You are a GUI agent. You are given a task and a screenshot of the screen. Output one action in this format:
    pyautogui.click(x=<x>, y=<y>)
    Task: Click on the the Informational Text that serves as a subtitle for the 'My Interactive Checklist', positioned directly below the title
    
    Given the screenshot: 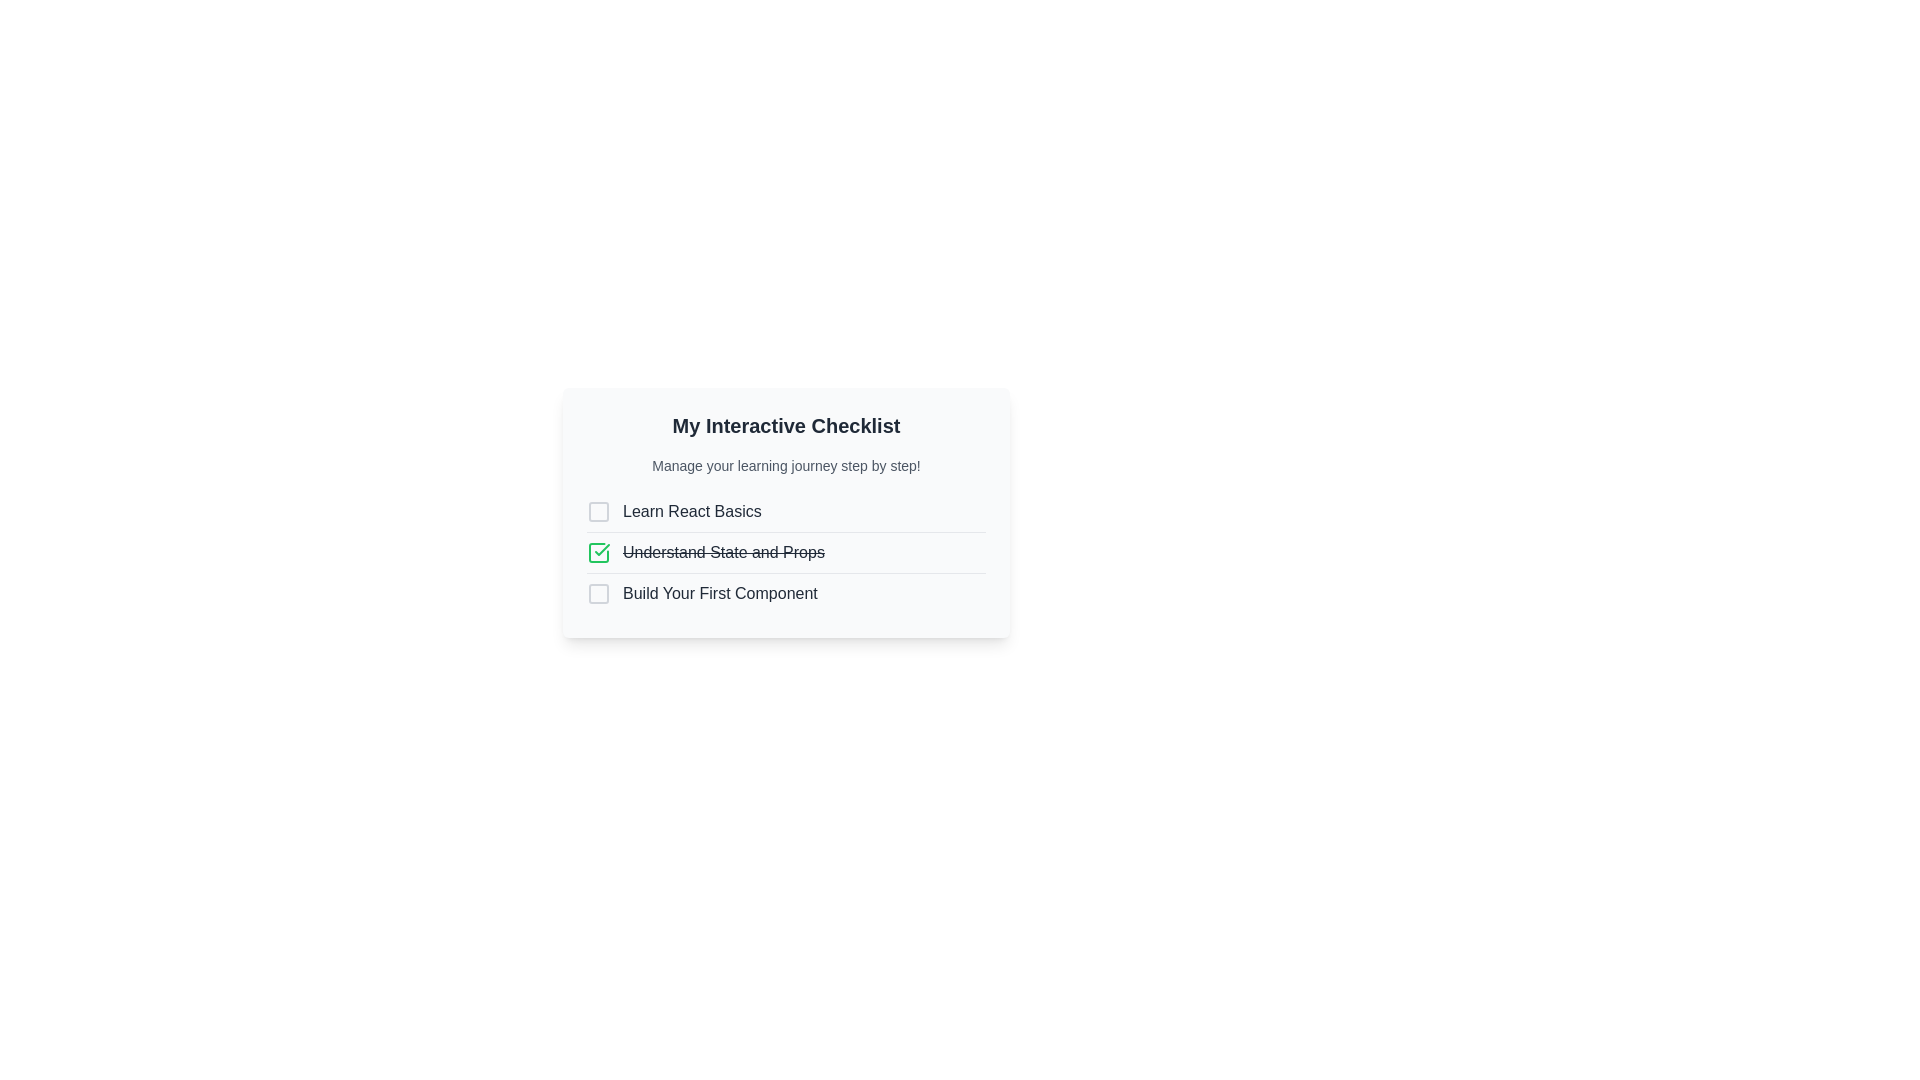 What is the action you would take?
    pyautogui.click(x=785, y=466)
    